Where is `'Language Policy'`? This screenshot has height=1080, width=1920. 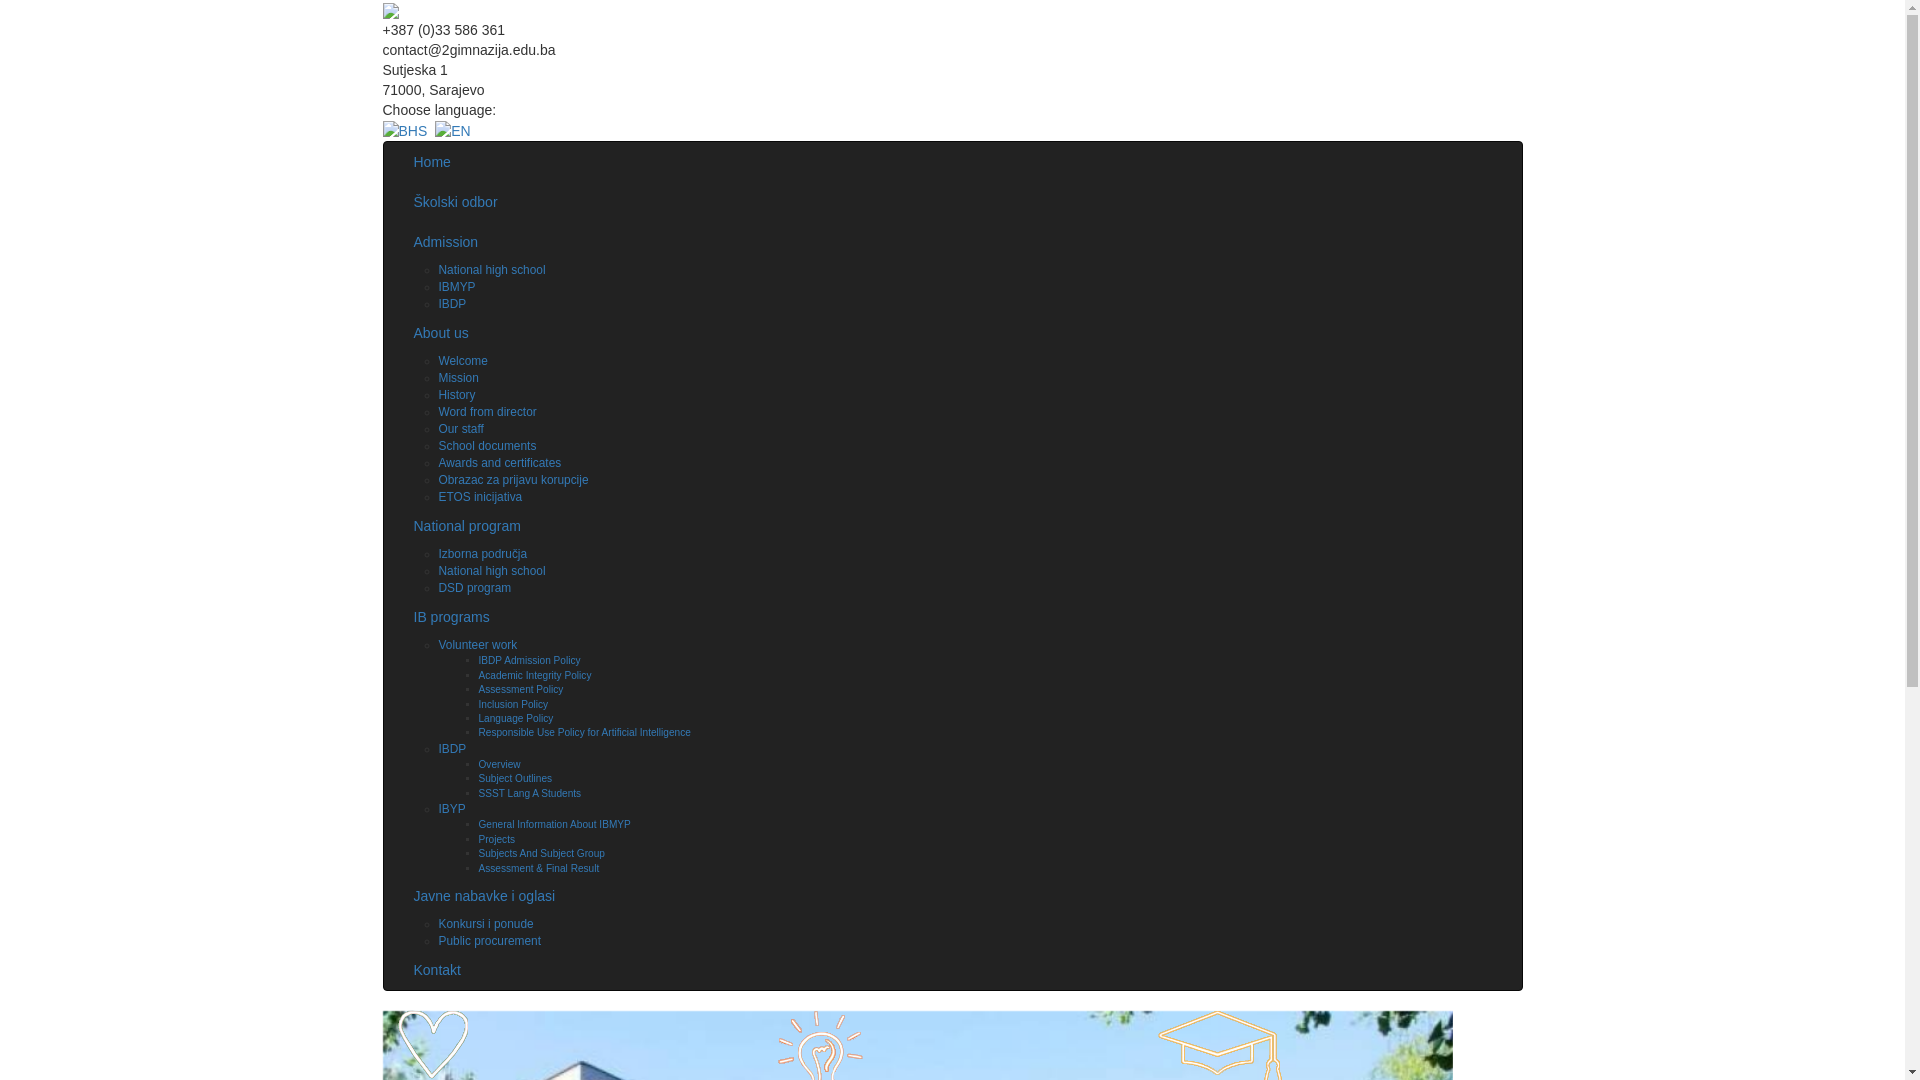
'Language Policy' is located at coordinates (515, 717).